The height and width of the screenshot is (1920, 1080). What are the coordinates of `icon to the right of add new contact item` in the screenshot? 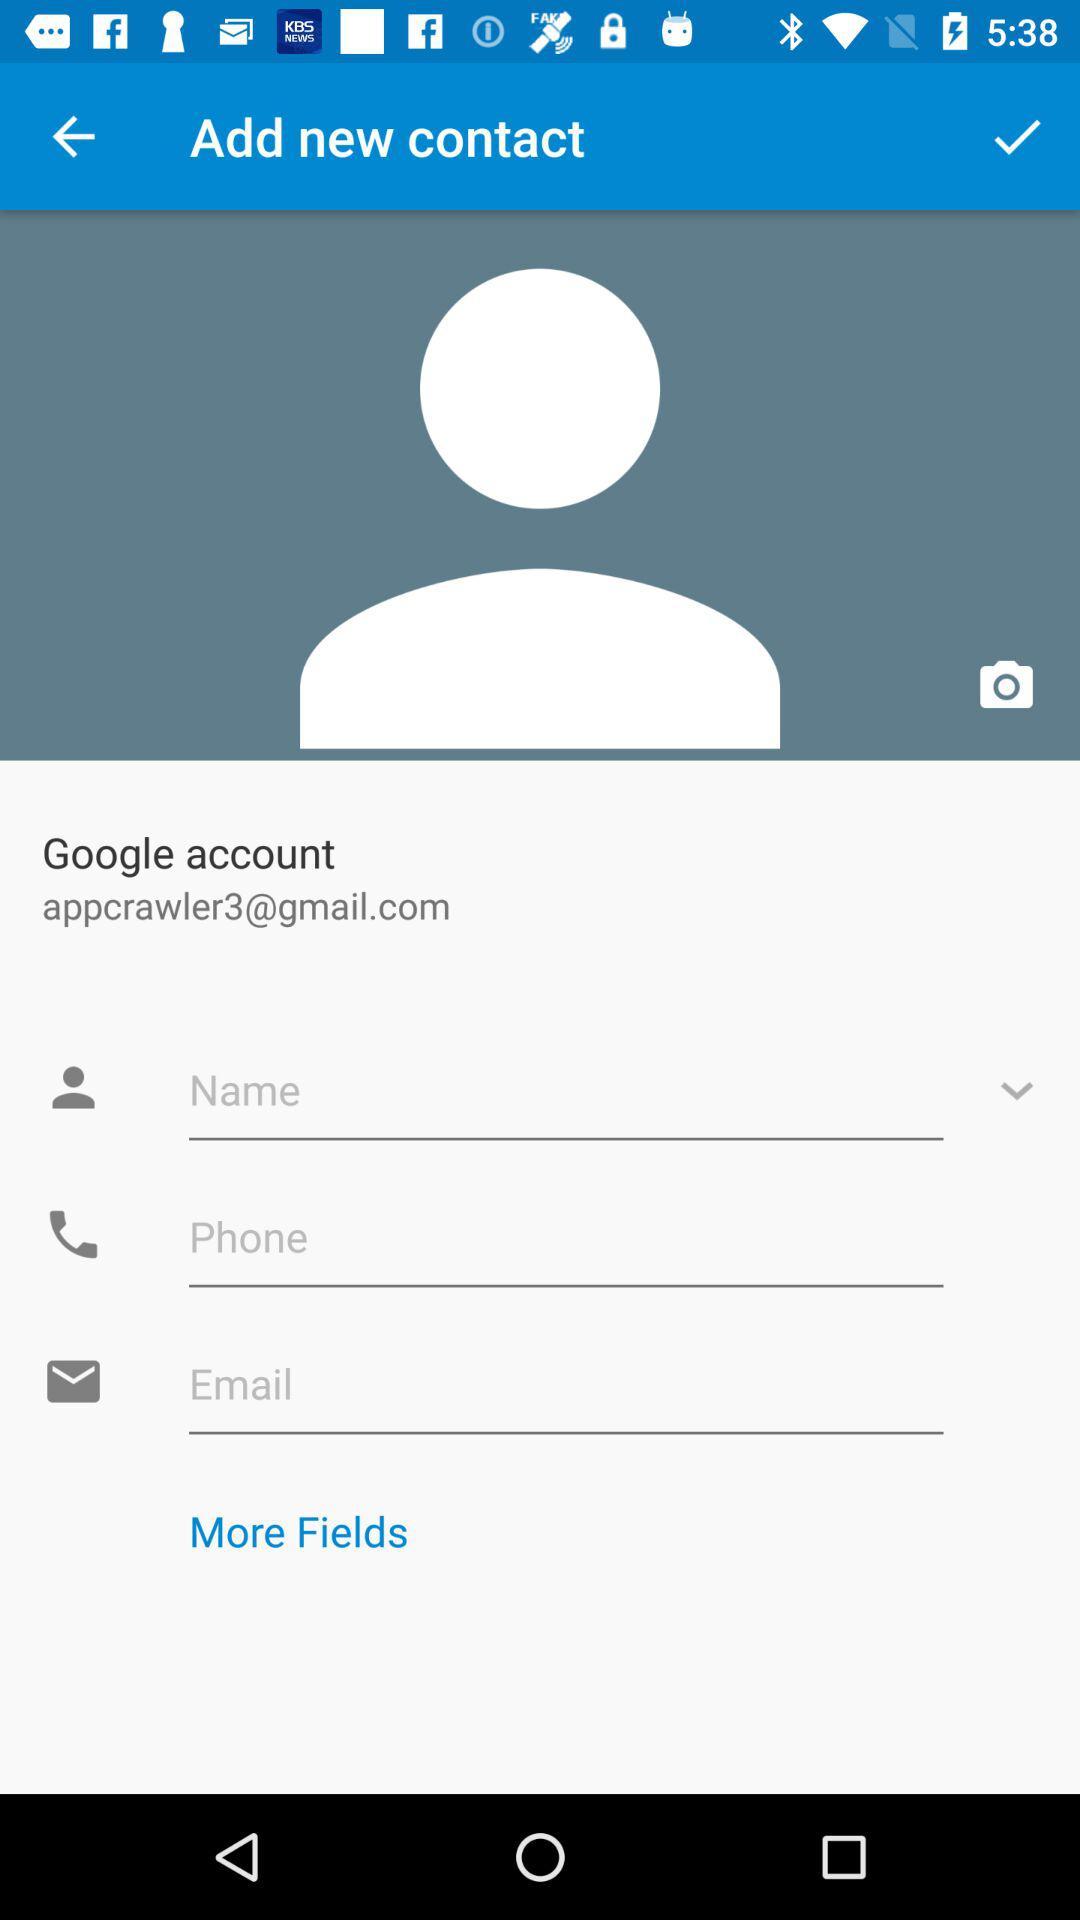 It's located at (1017, 135).